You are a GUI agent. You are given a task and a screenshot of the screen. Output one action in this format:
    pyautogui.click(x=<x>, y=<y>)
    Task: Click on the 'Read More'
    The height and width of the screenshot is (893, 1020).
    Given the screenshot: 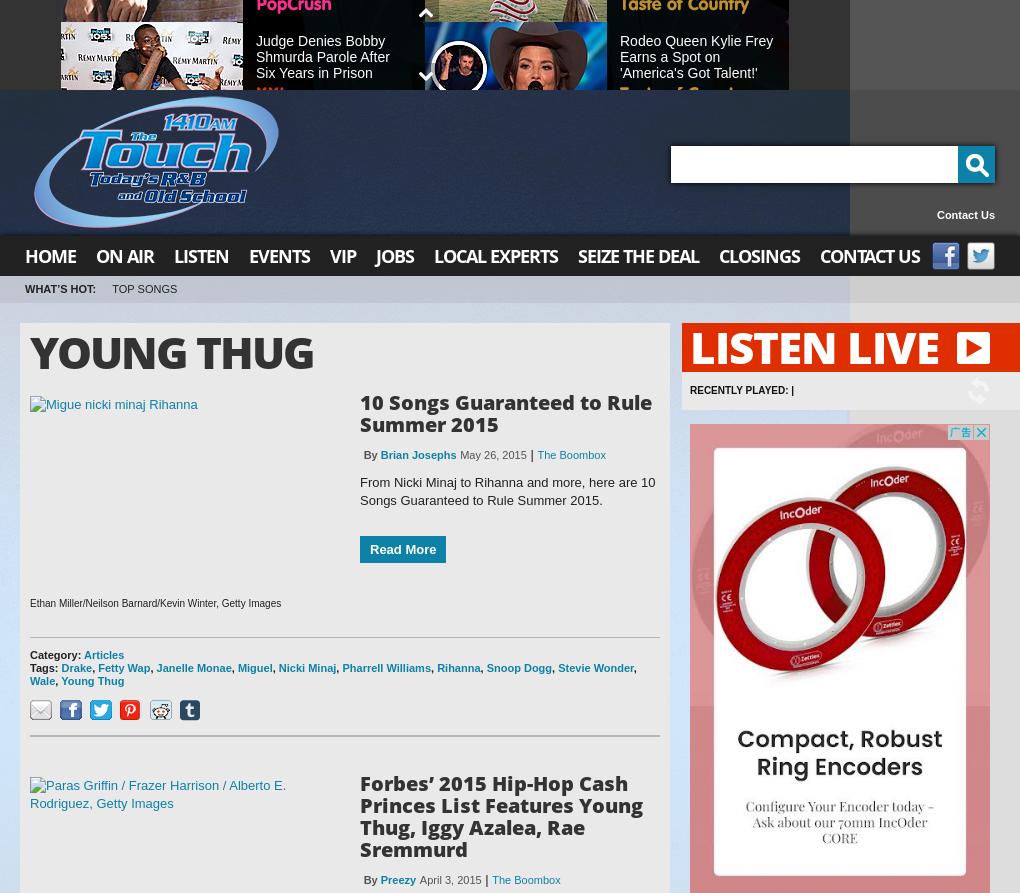 What is the action you would take?
    pyautogui.click(x=368, y=548)
    